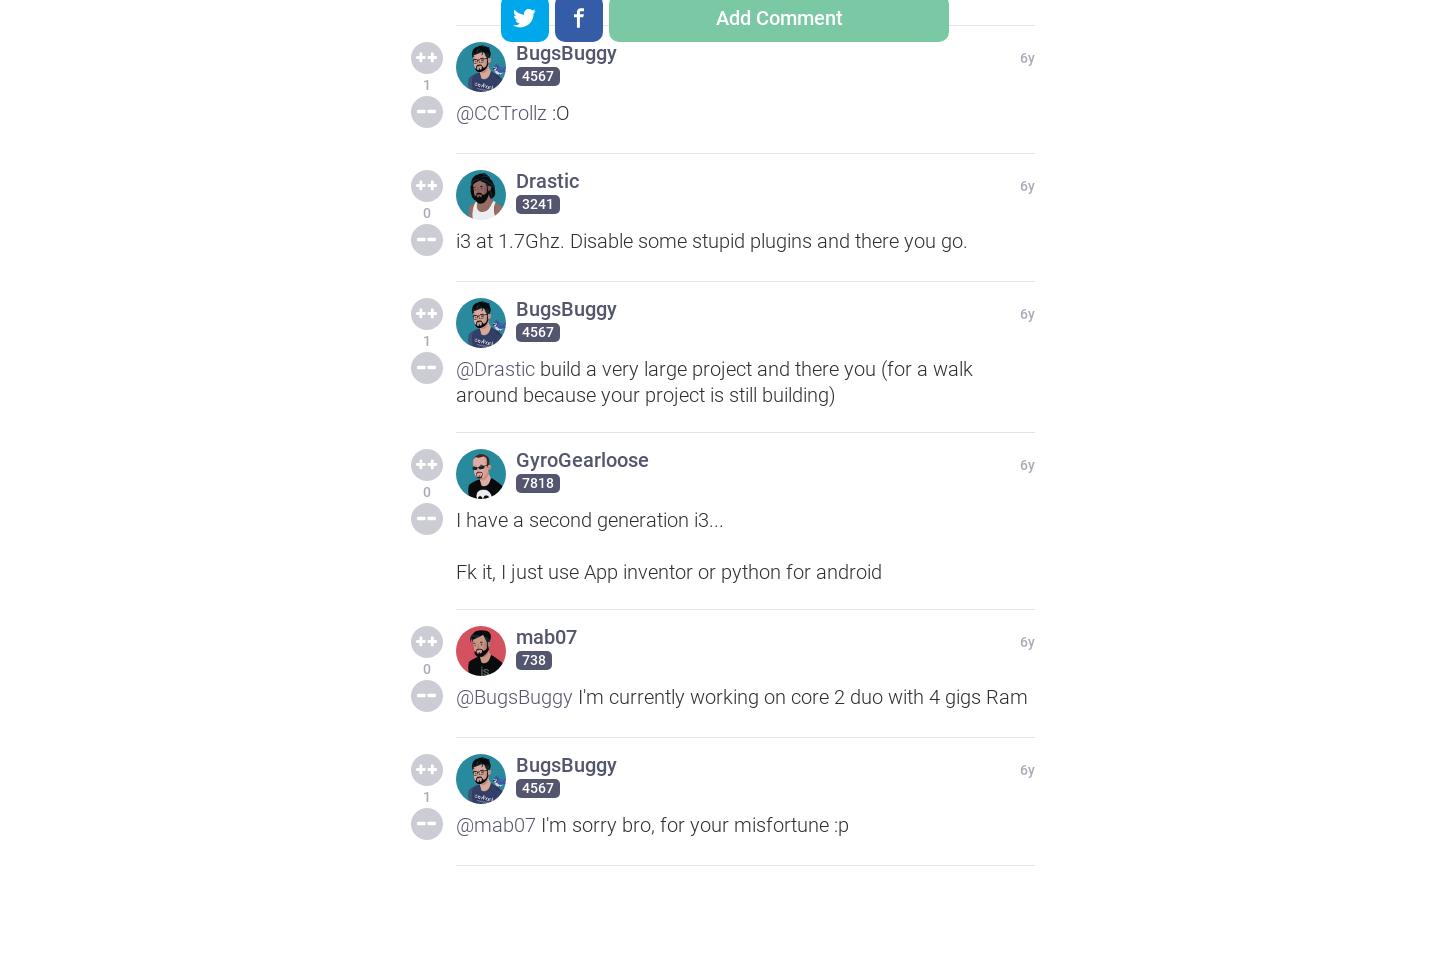 This screenshot has width=1450, height=969. I want to click on '@Drastic', so click(495, 368).